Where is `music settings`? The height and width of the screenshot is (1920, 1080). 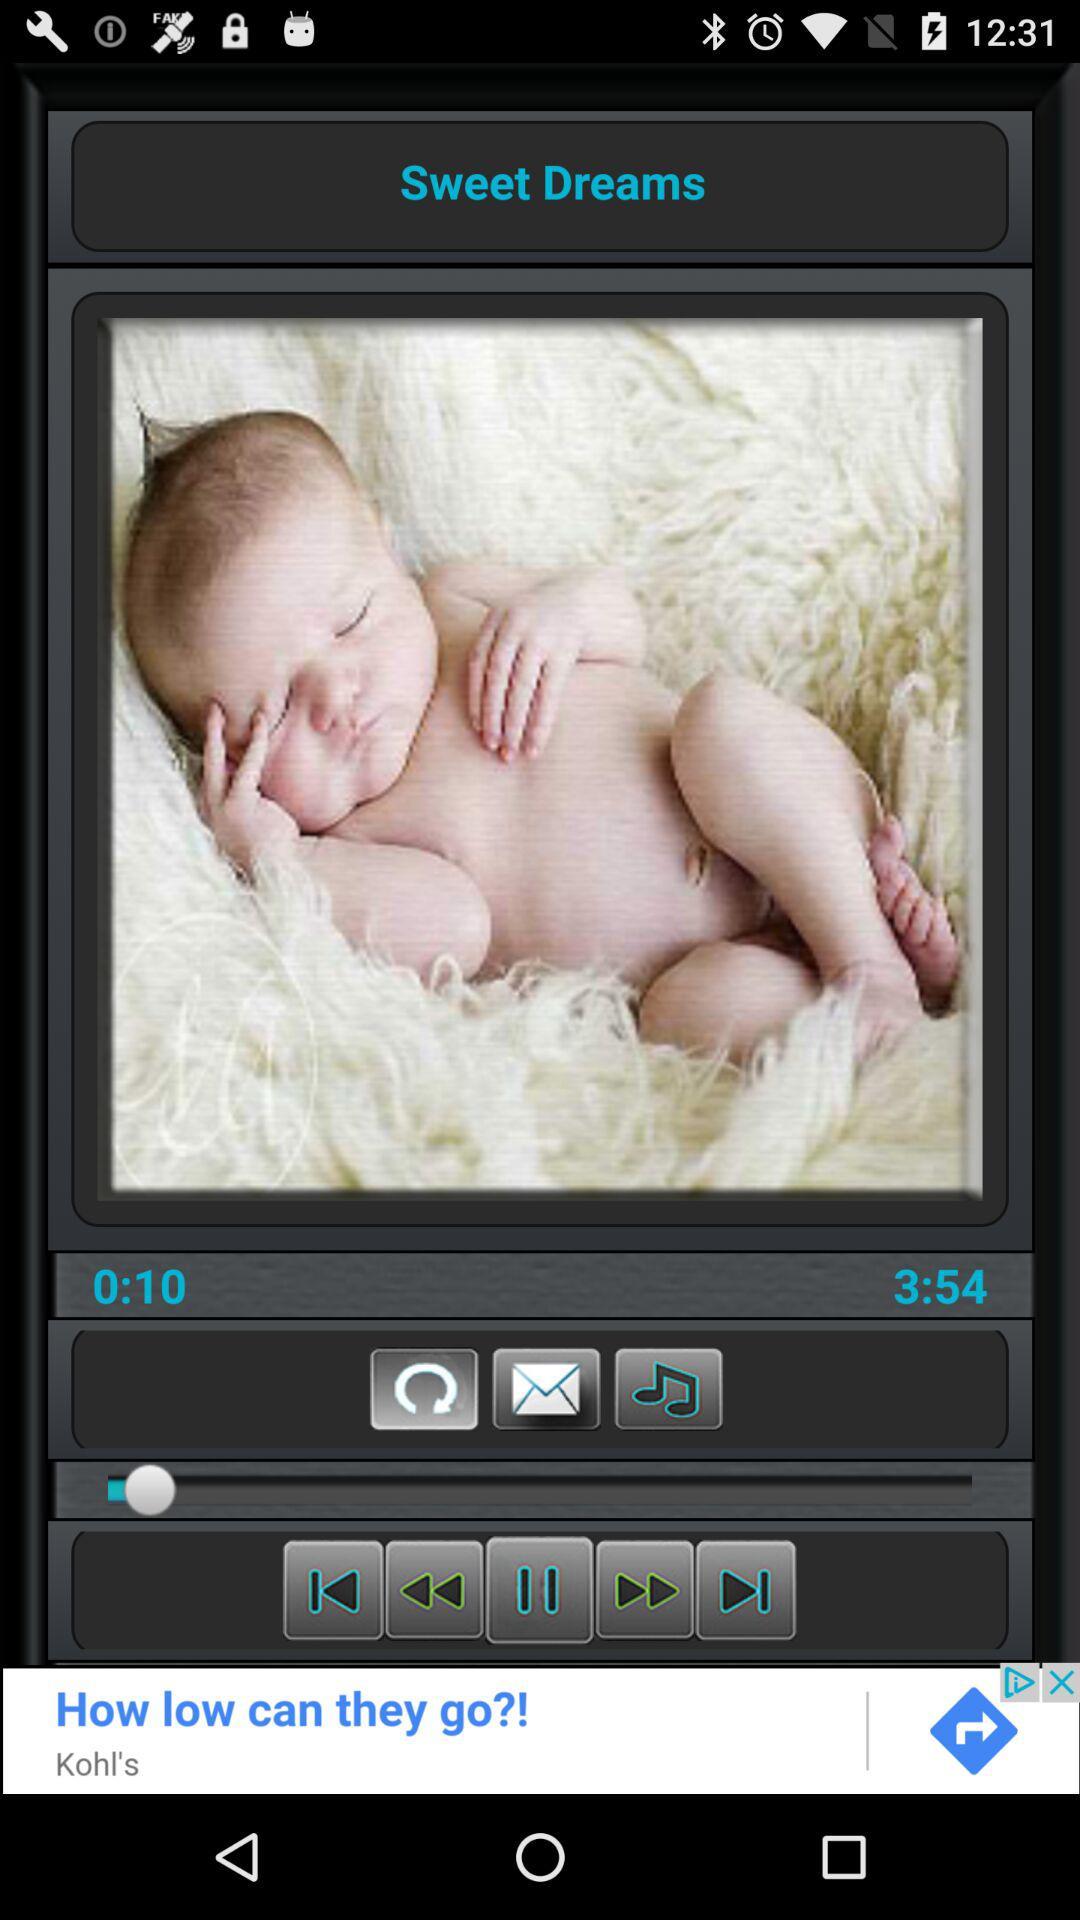 music settings is located at coordinates (668, 1387).